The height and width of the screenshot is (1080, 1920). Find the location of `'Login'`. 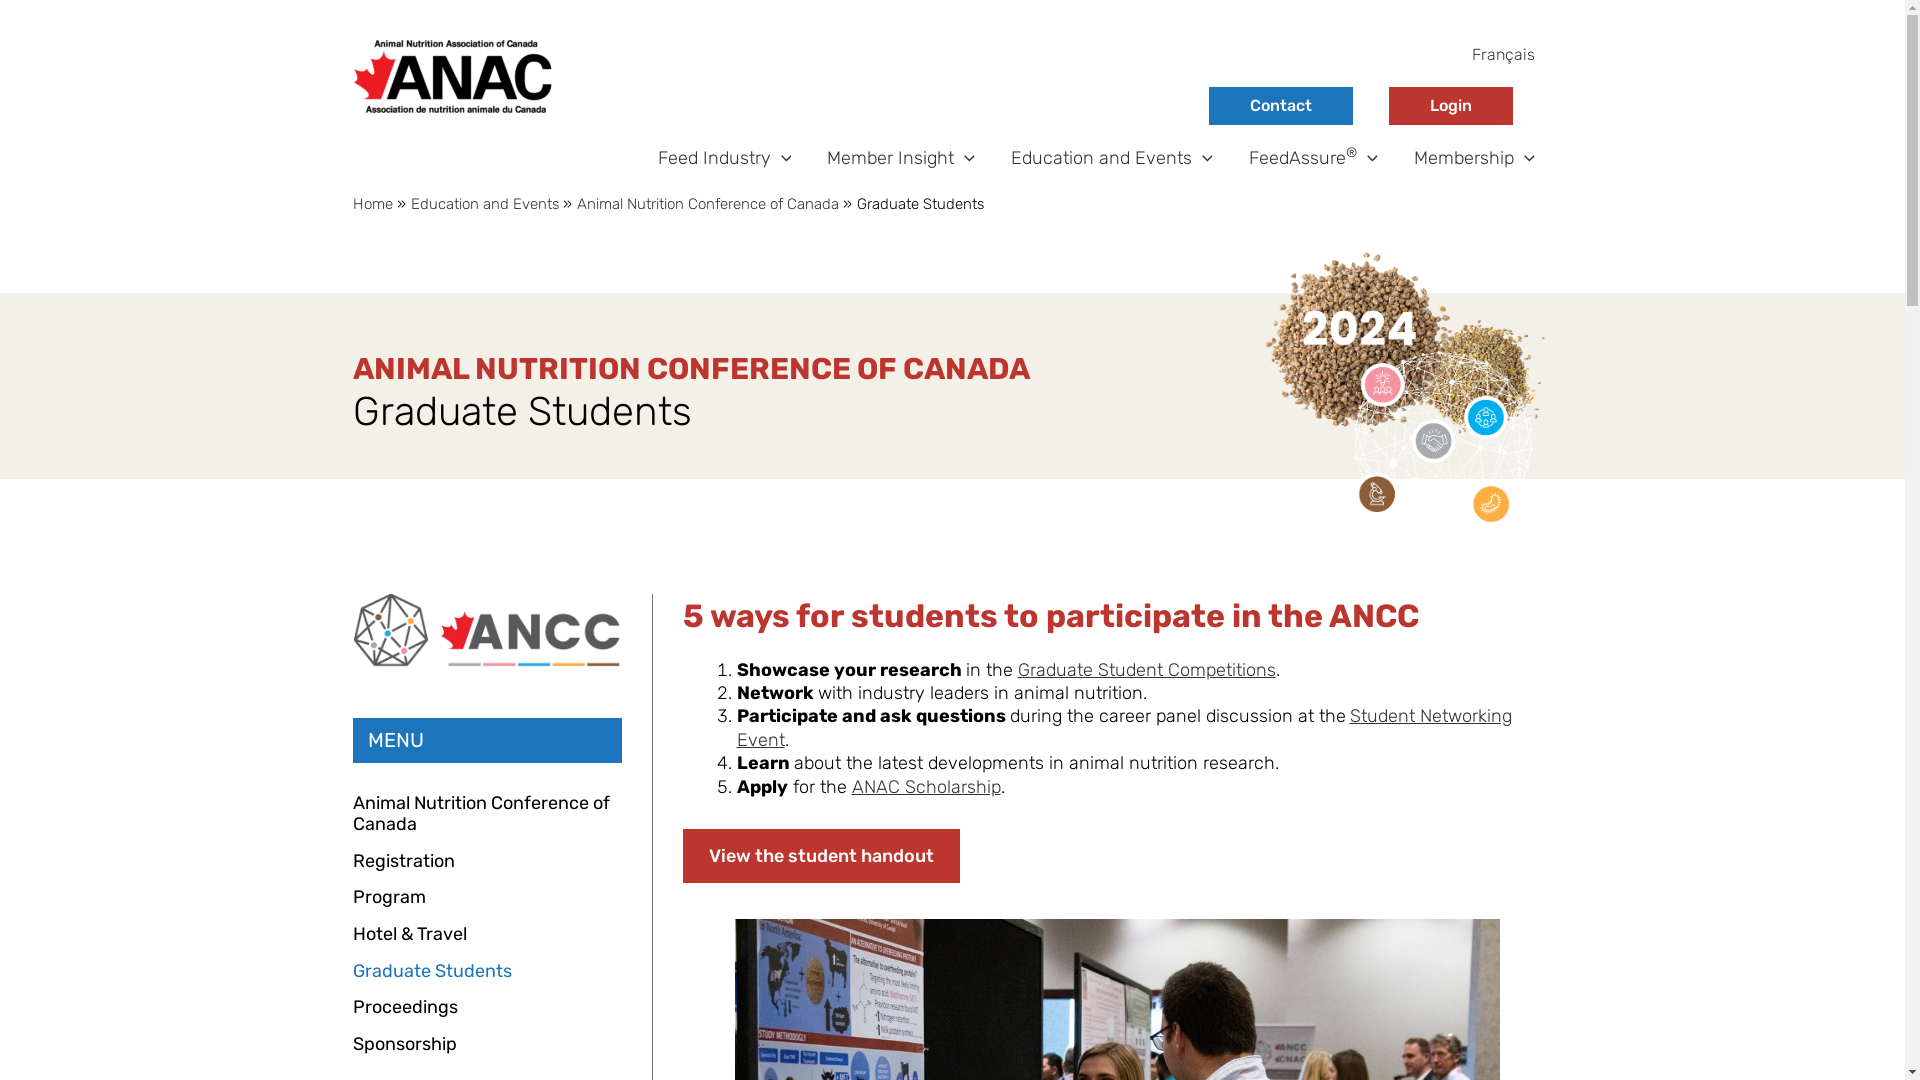

'Login' is located at coordinates (1449, 105).